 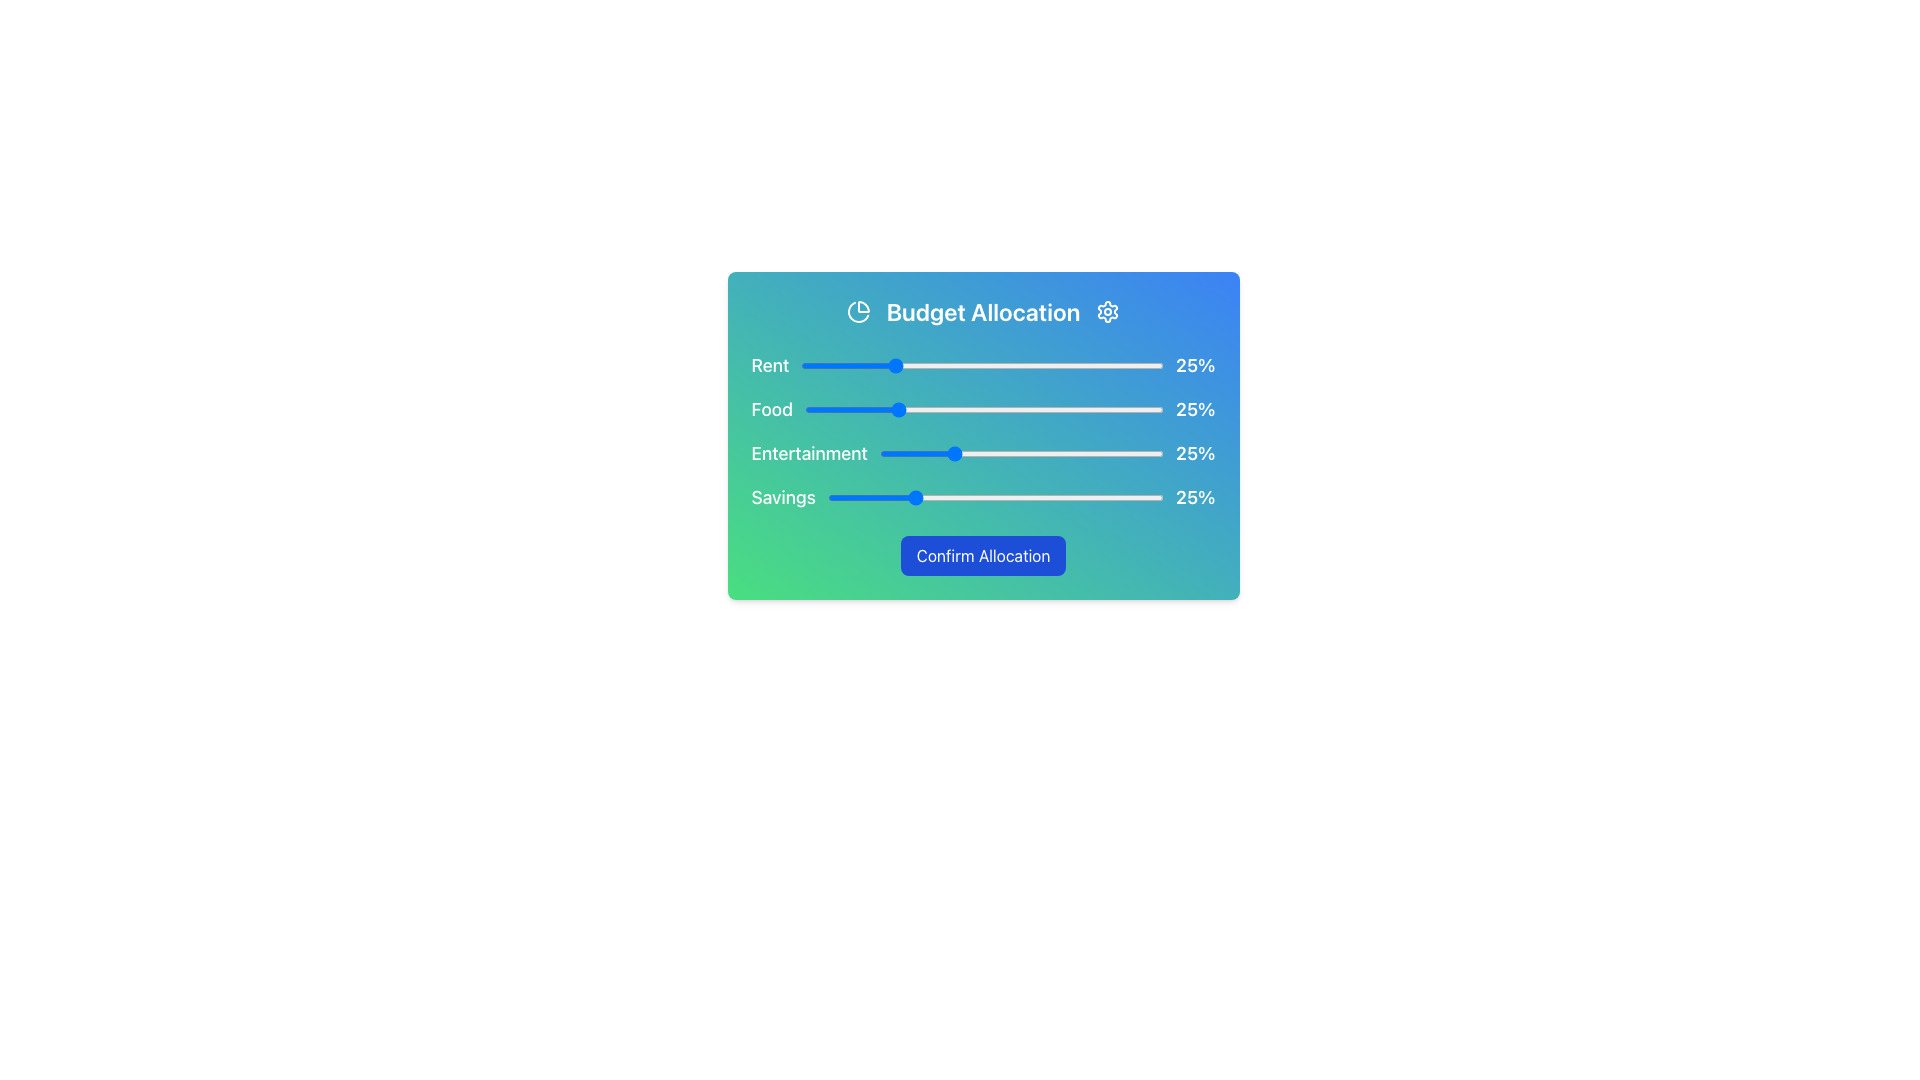 What do you see at coordinates (1036, 366) in the screenshot?
I see `the 'Rent' allocation slider` at bounding box center [1036, 366].